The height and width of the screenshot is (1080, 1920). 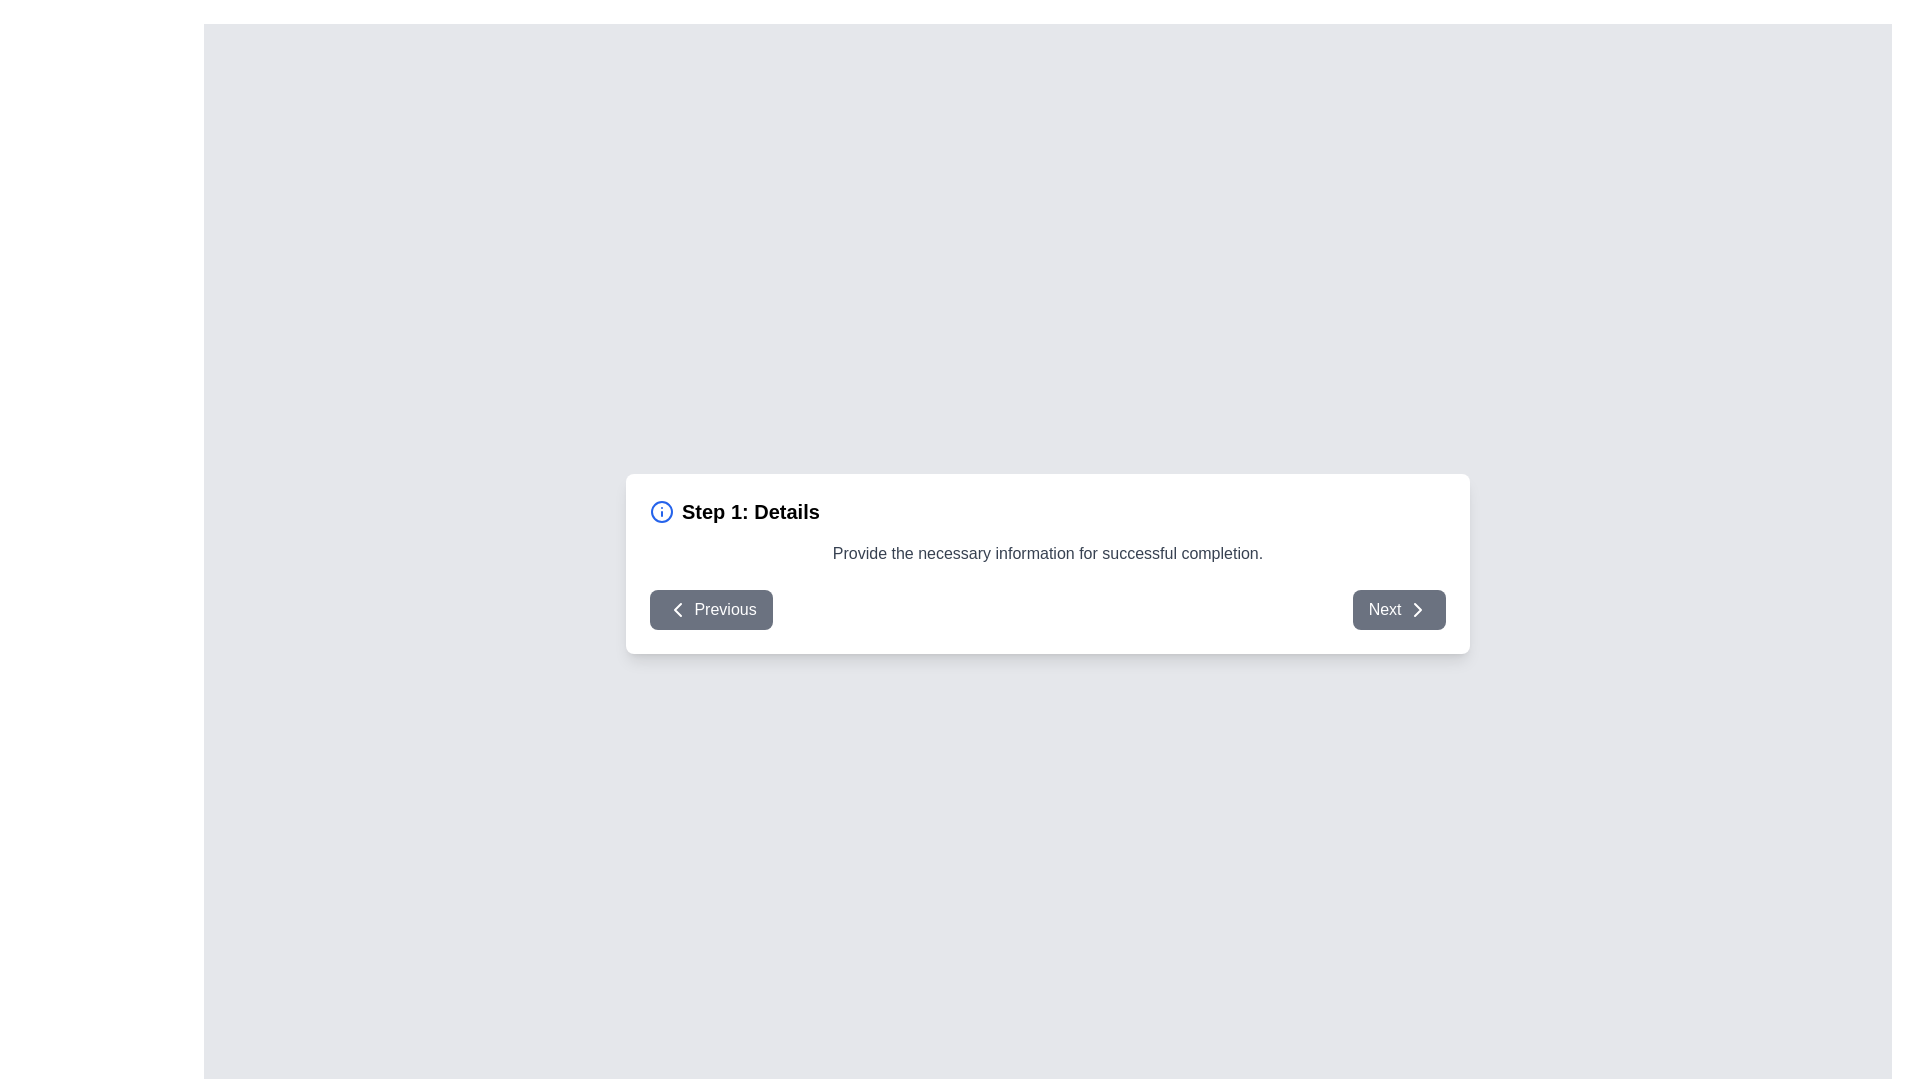 I want to click on the appearance of the rightward navigation icon located to the right of the 'Next' button, which indicates progression in the process, so click(x=1416, y=608).